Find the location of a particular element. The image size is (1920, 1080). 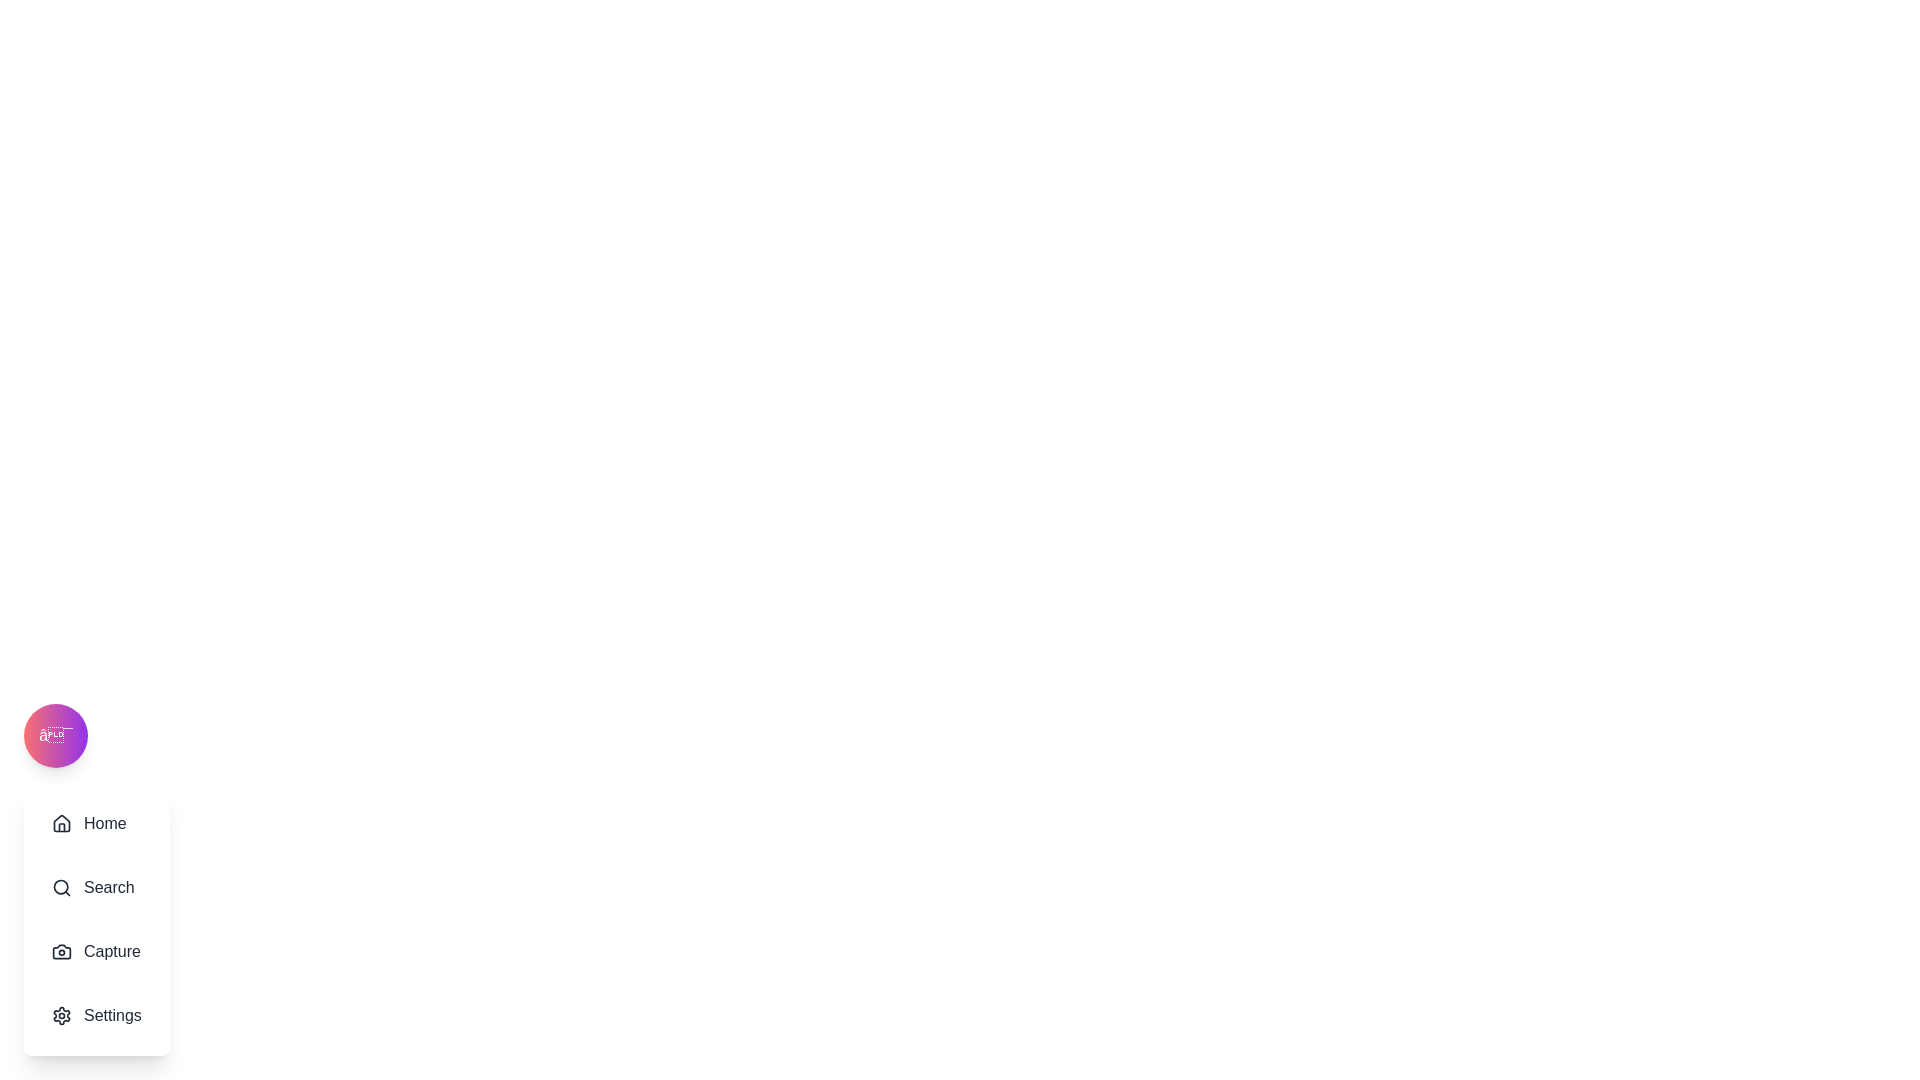

the menu item Search to reveal its hover effect is located at coordinates (95, 886).